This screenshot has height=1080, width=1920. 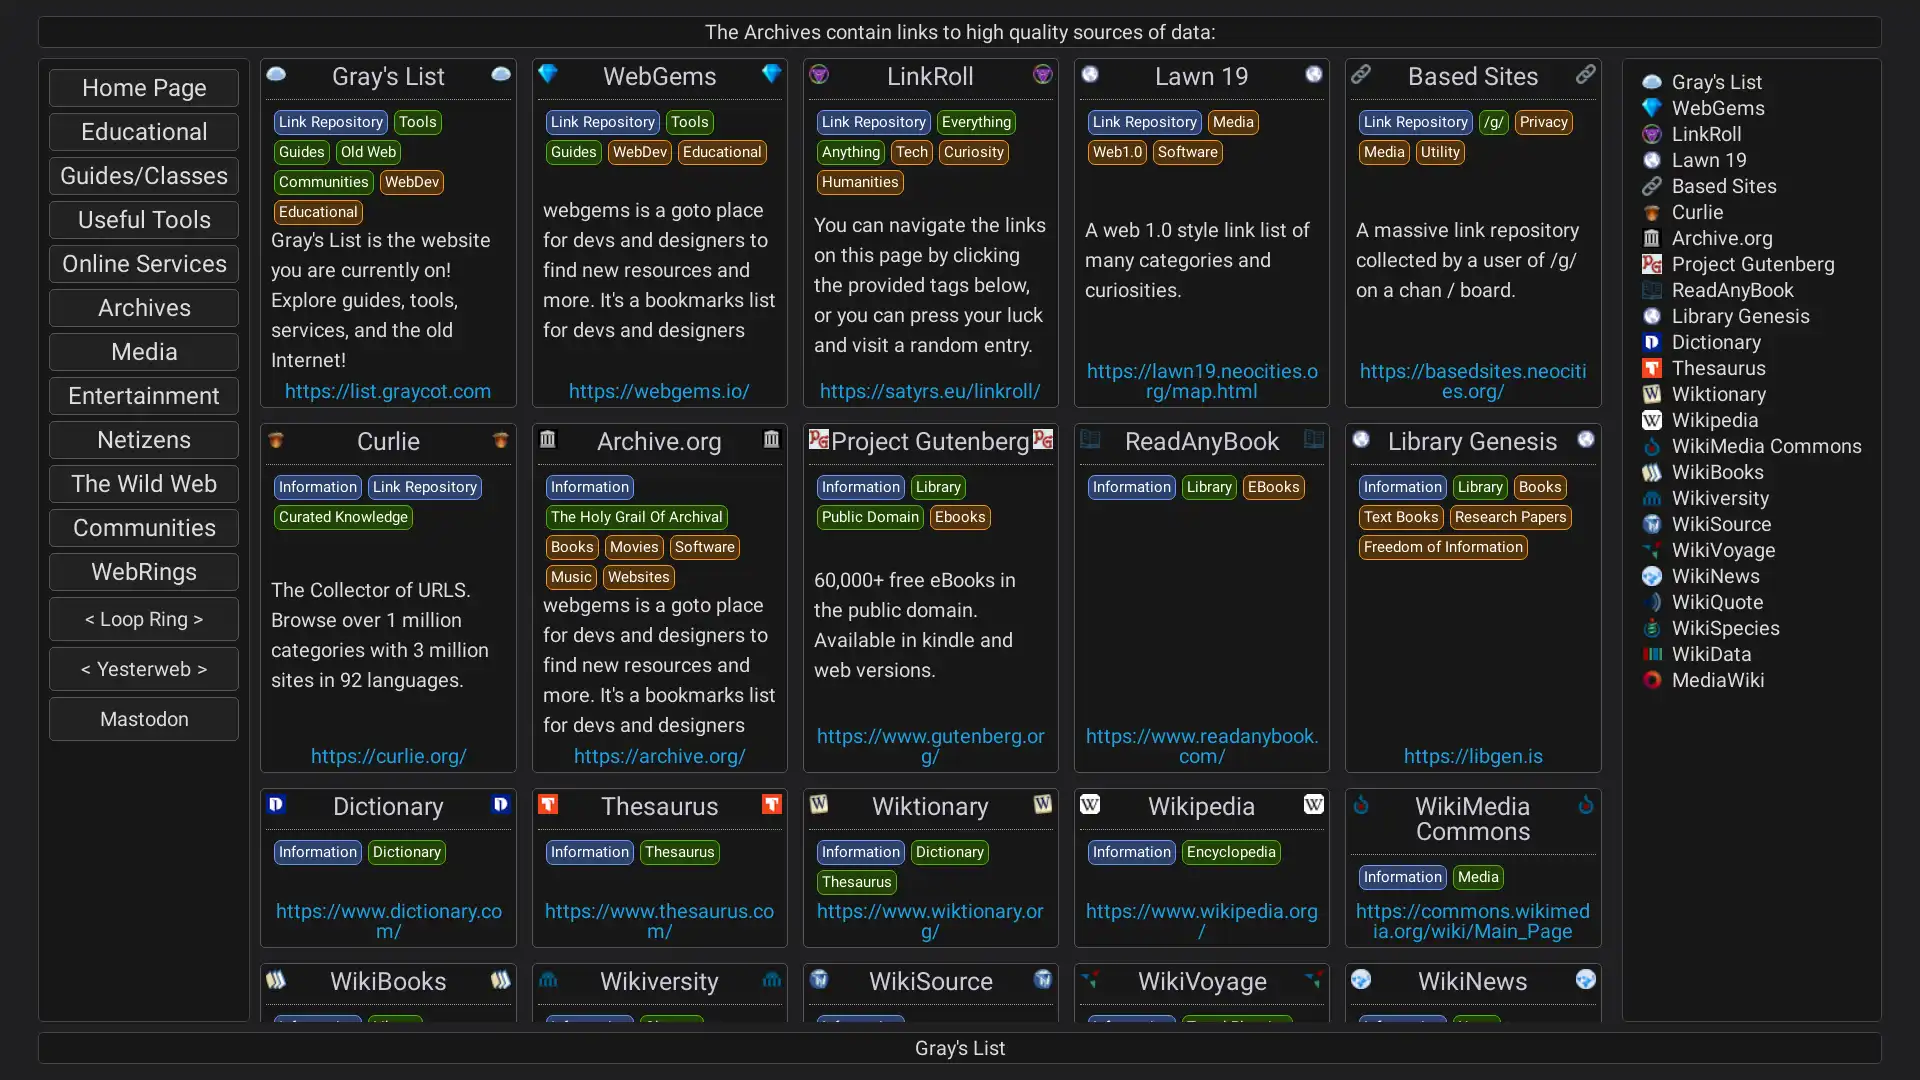 What do you see at coordinates (143, 350) in the screenshot?
I see `Media` at bounding box center [143, 350].